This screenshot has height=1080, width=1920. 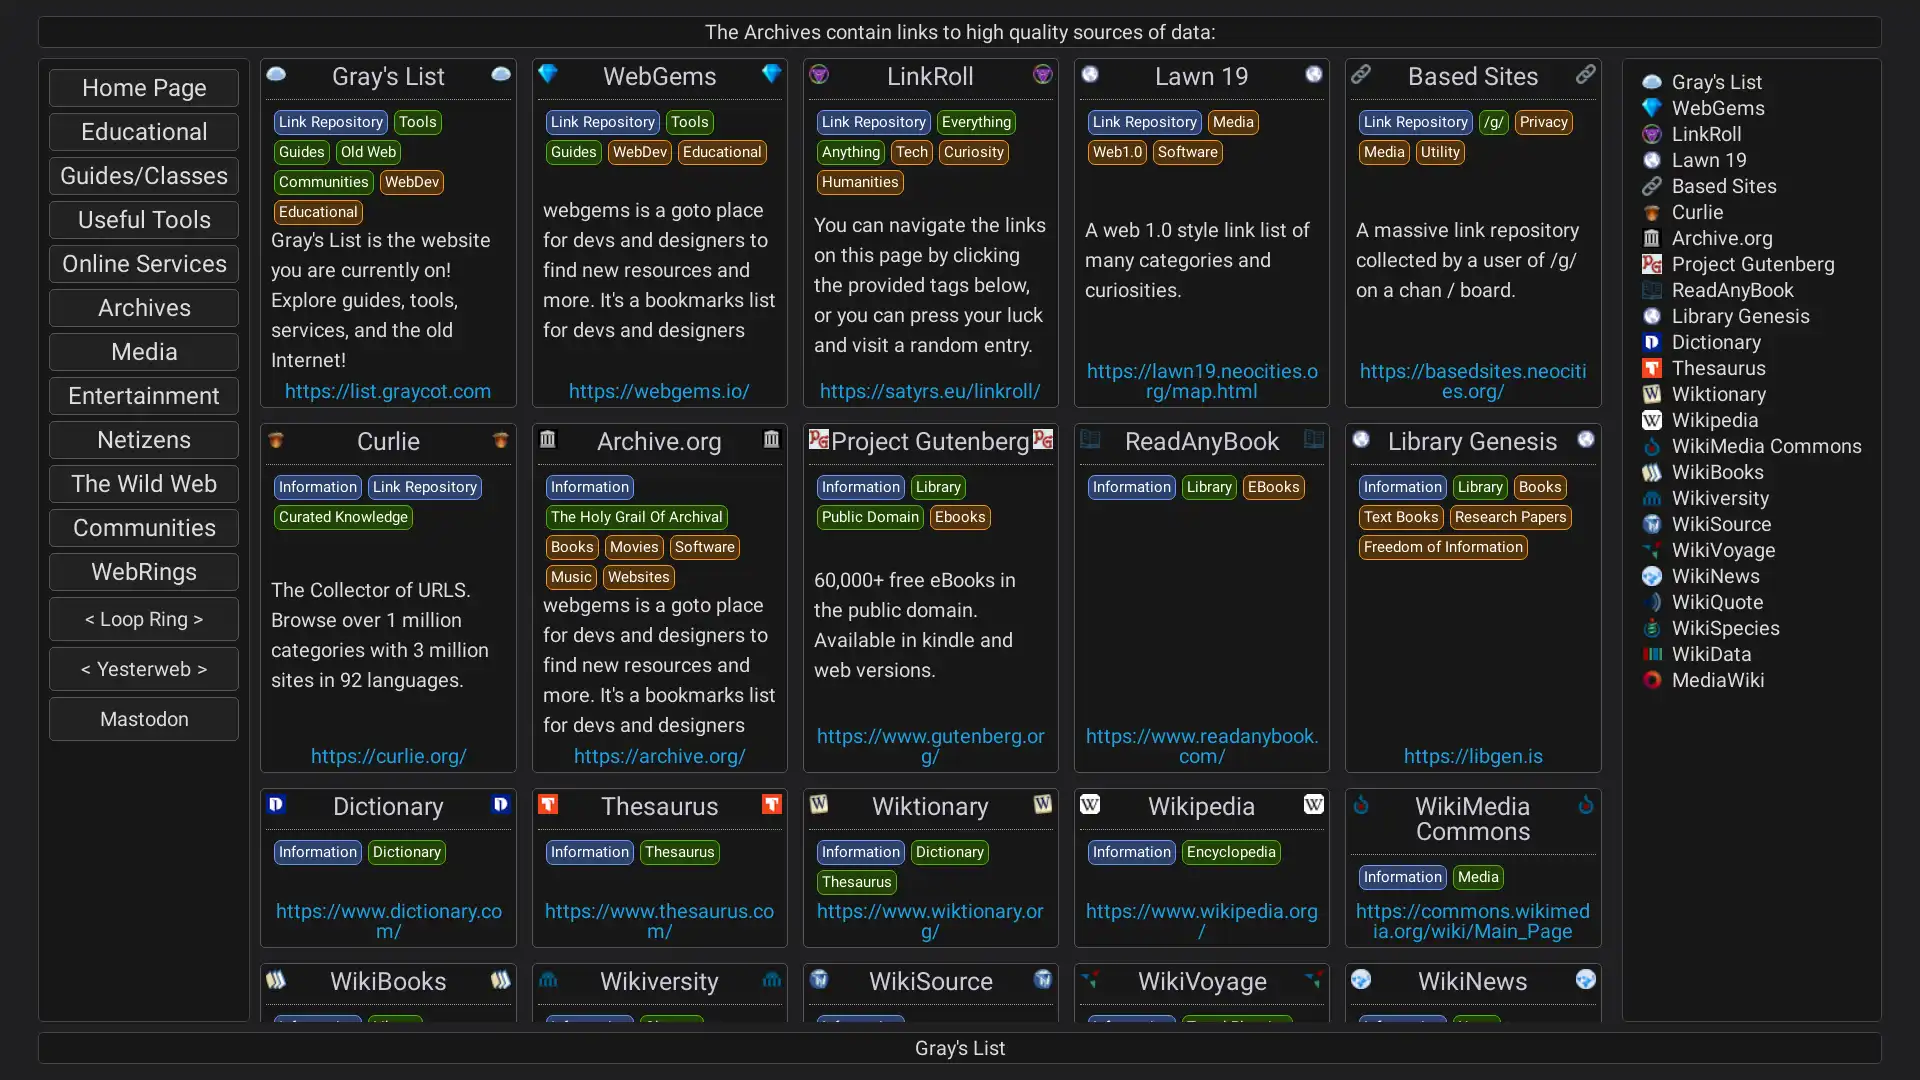 What do you see at coordinates (143, 350) in the screenshot?
I see `Media` at bounding box center [143, 350].